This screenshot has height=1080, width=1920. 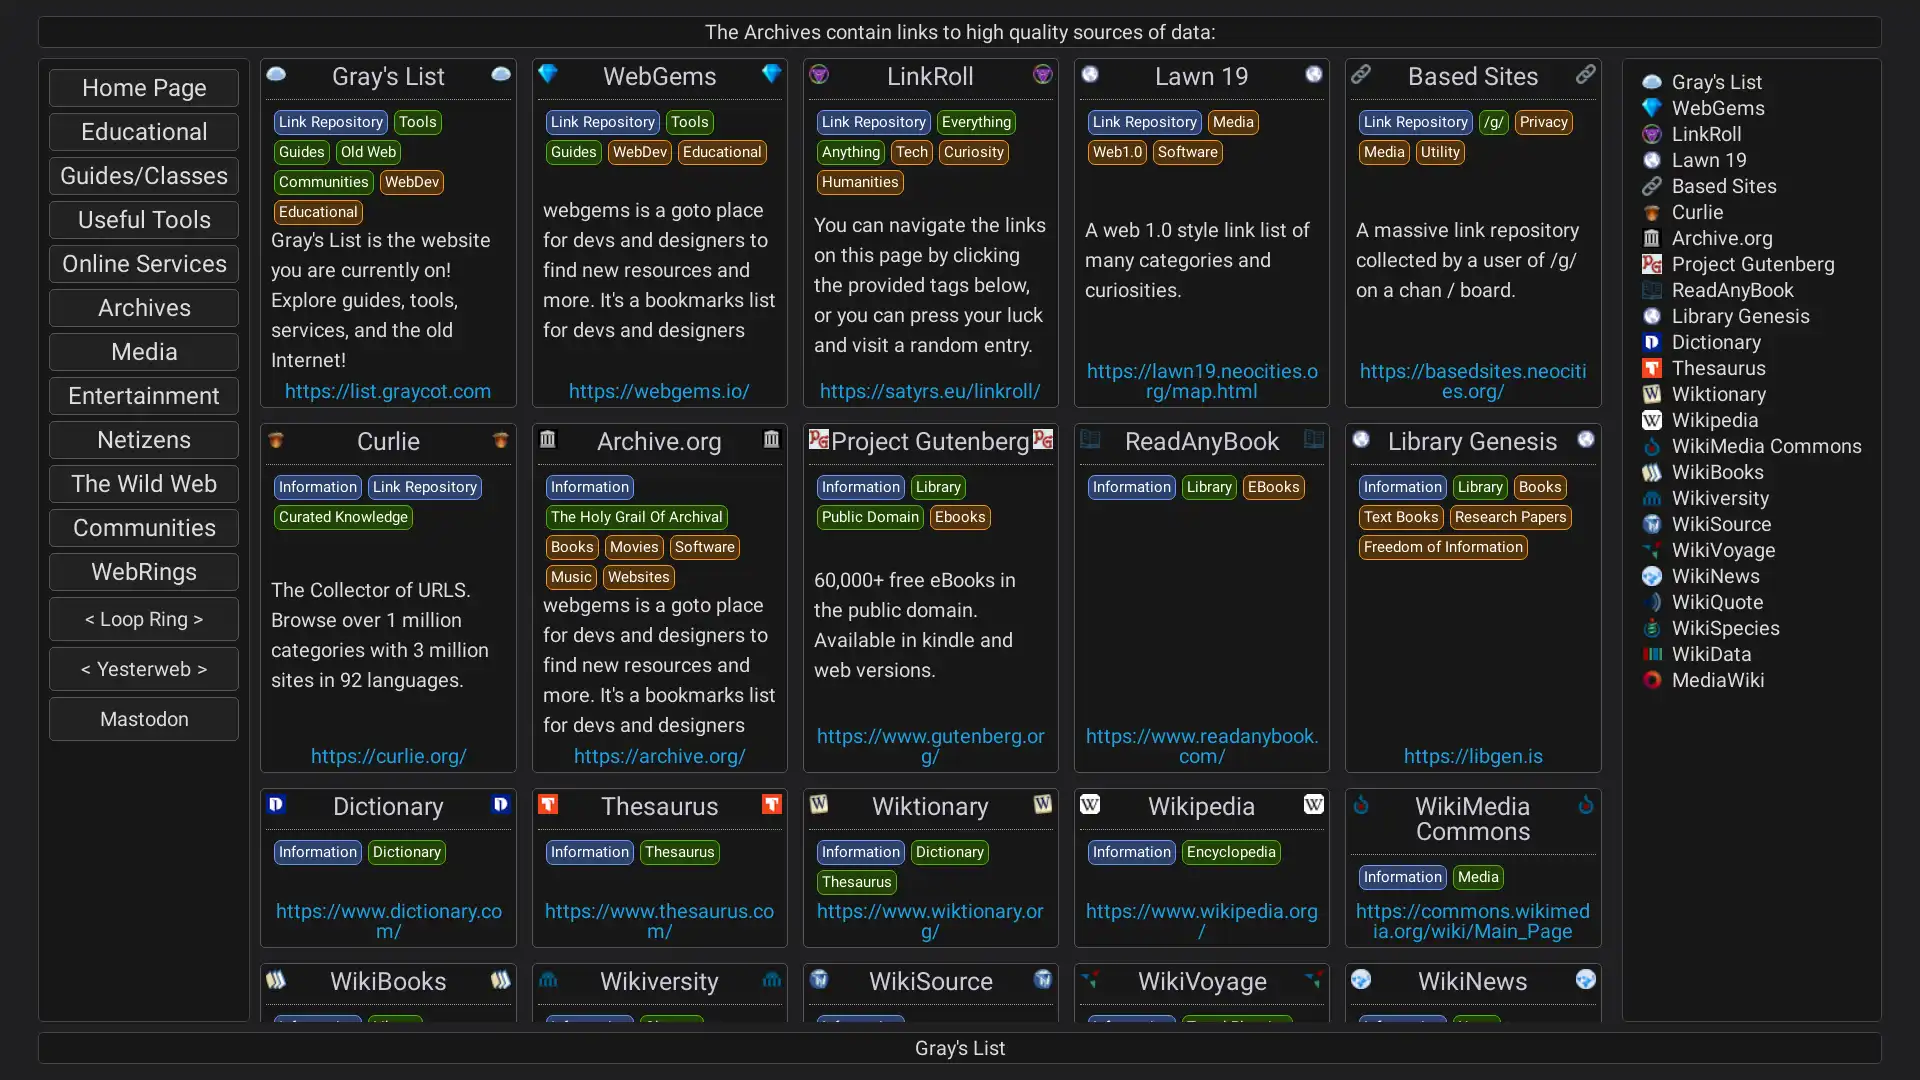 What do you see at coordinates (143, 350) in the screenshot?
I see `Media` at bounding box center [143, 350].